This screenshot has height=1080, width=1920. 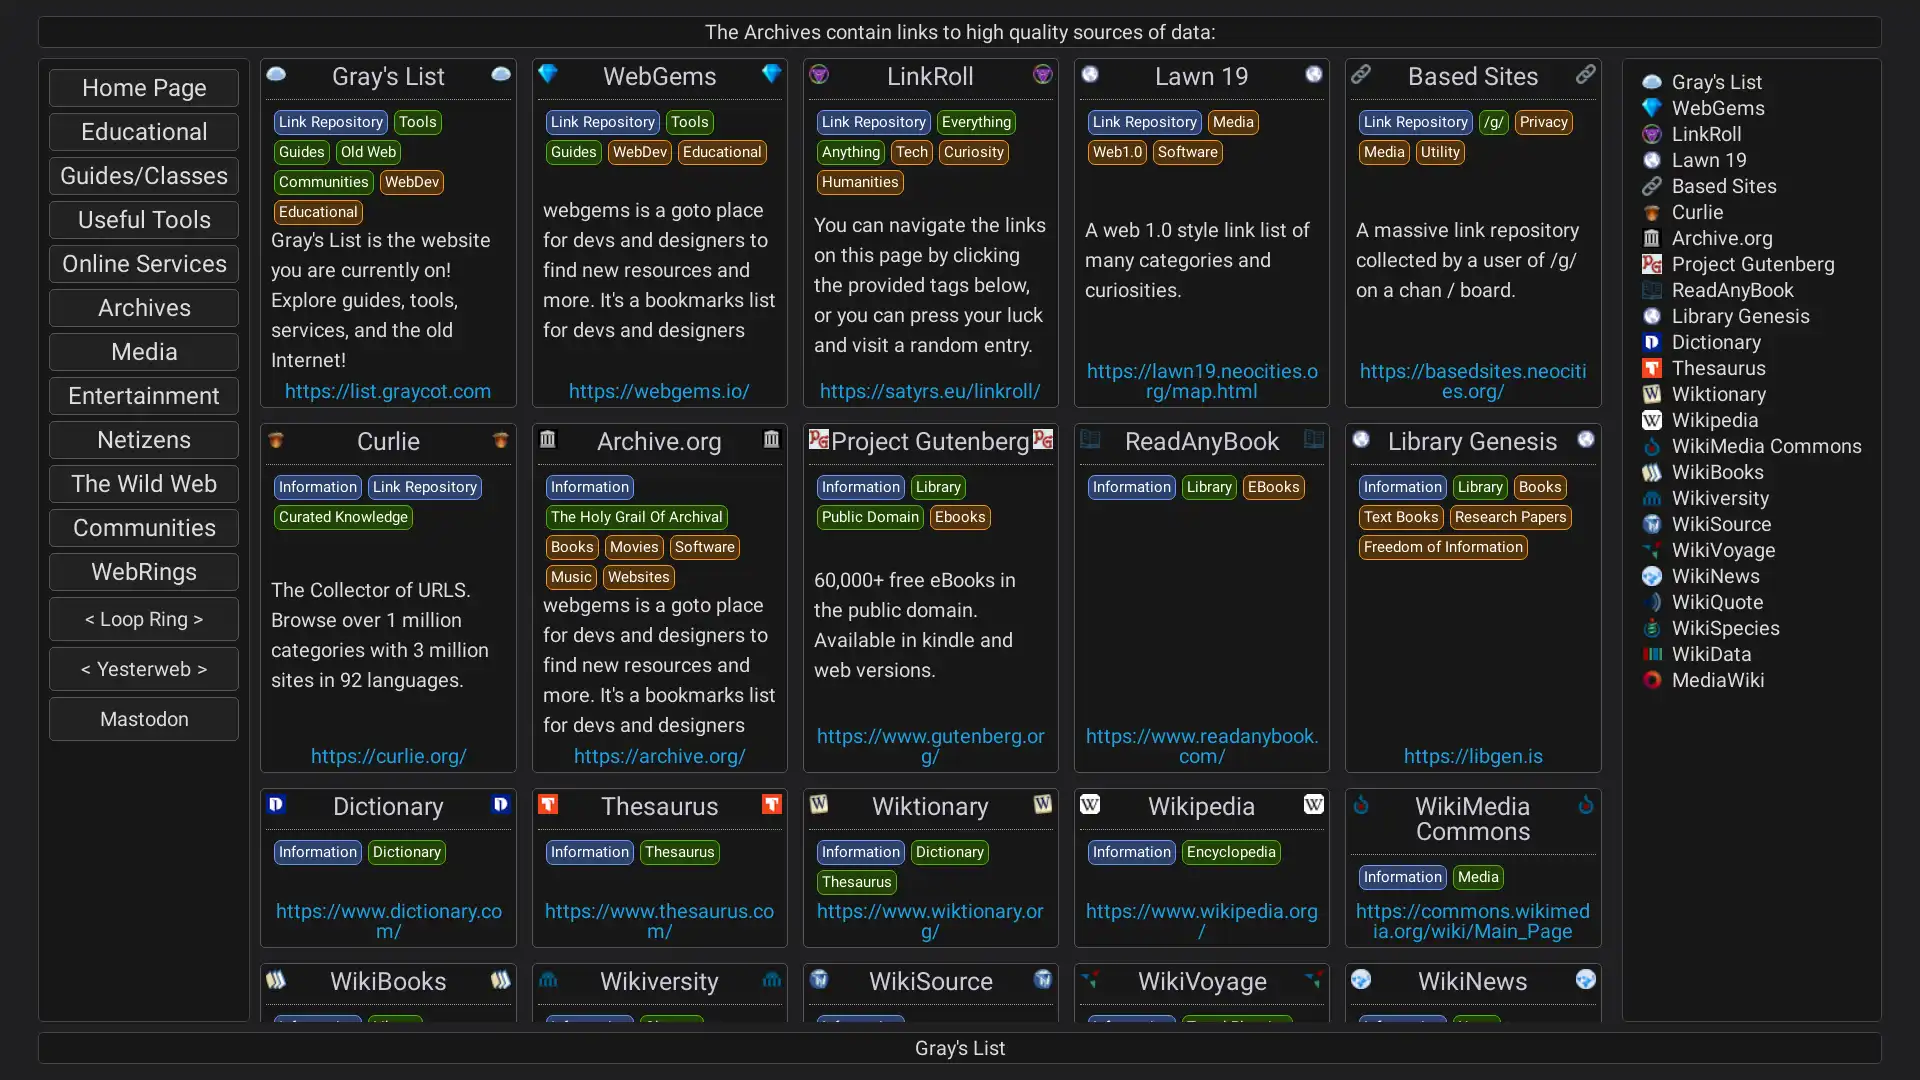 What do you see at coordinates (143, 350) in the screenshot?
I see `Media` at bounding box center [143, 350].